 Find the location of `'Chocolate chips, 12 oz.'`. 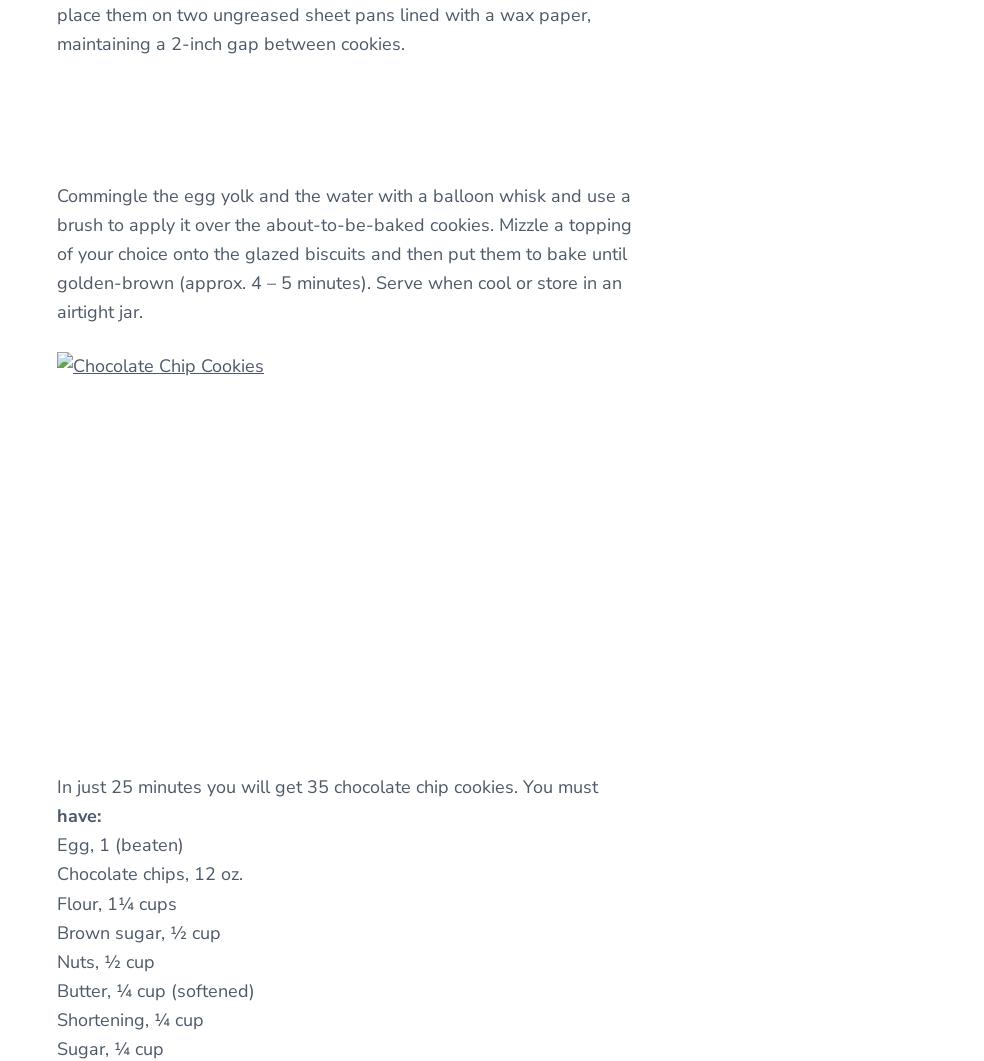

'Chocolate chips, 12 oz.' is located at coordinates (149, 874).